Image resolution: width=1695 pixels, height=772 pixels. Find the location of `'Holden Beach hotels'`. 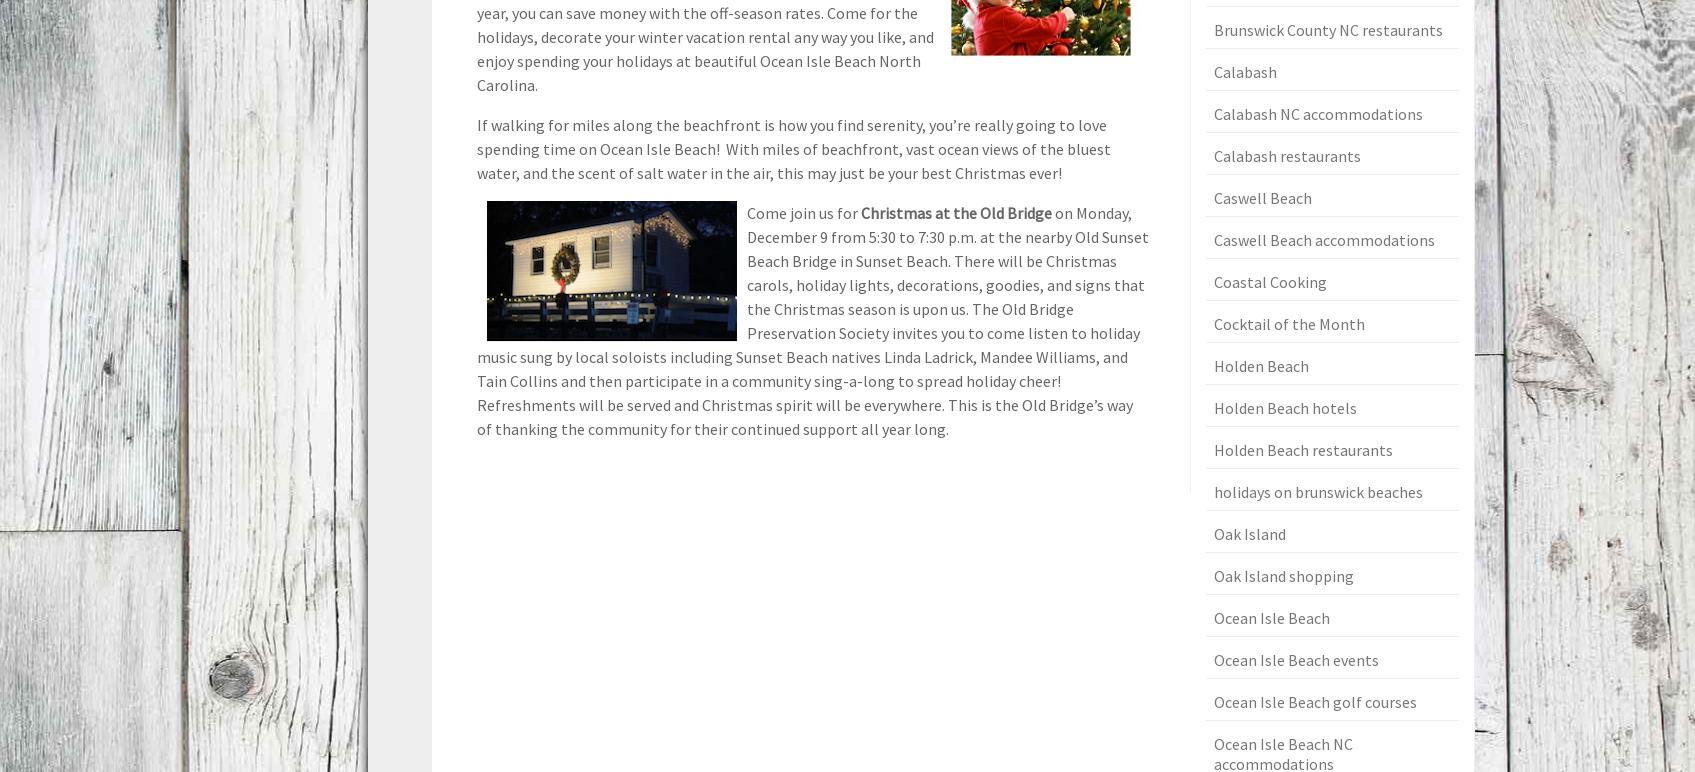

'Holden Beach hotels' is located at coordinates (1283, 406).